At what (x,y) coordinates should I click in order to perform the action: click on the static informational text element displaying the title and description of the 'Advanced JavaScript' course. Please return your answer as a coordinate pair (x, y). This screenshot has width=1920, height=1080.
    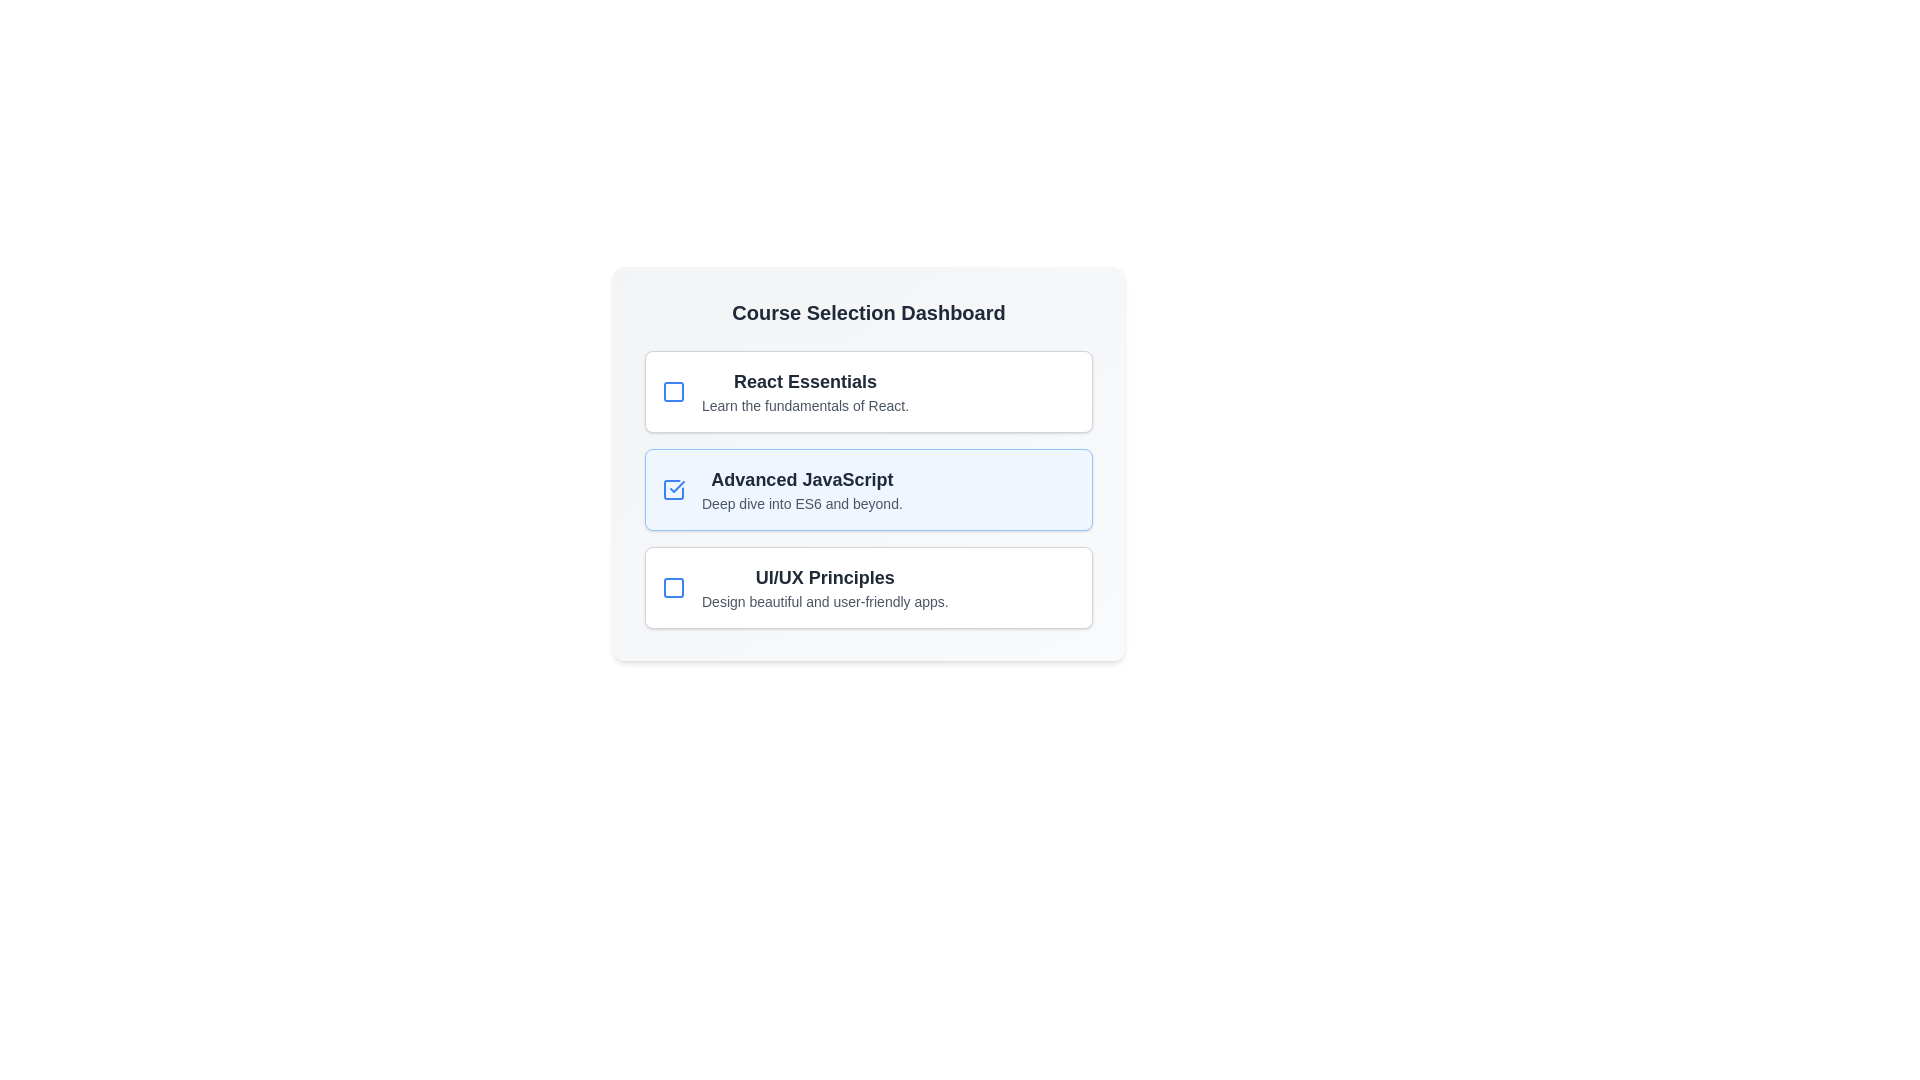
    Looking at the image, I should click on (802, 489).